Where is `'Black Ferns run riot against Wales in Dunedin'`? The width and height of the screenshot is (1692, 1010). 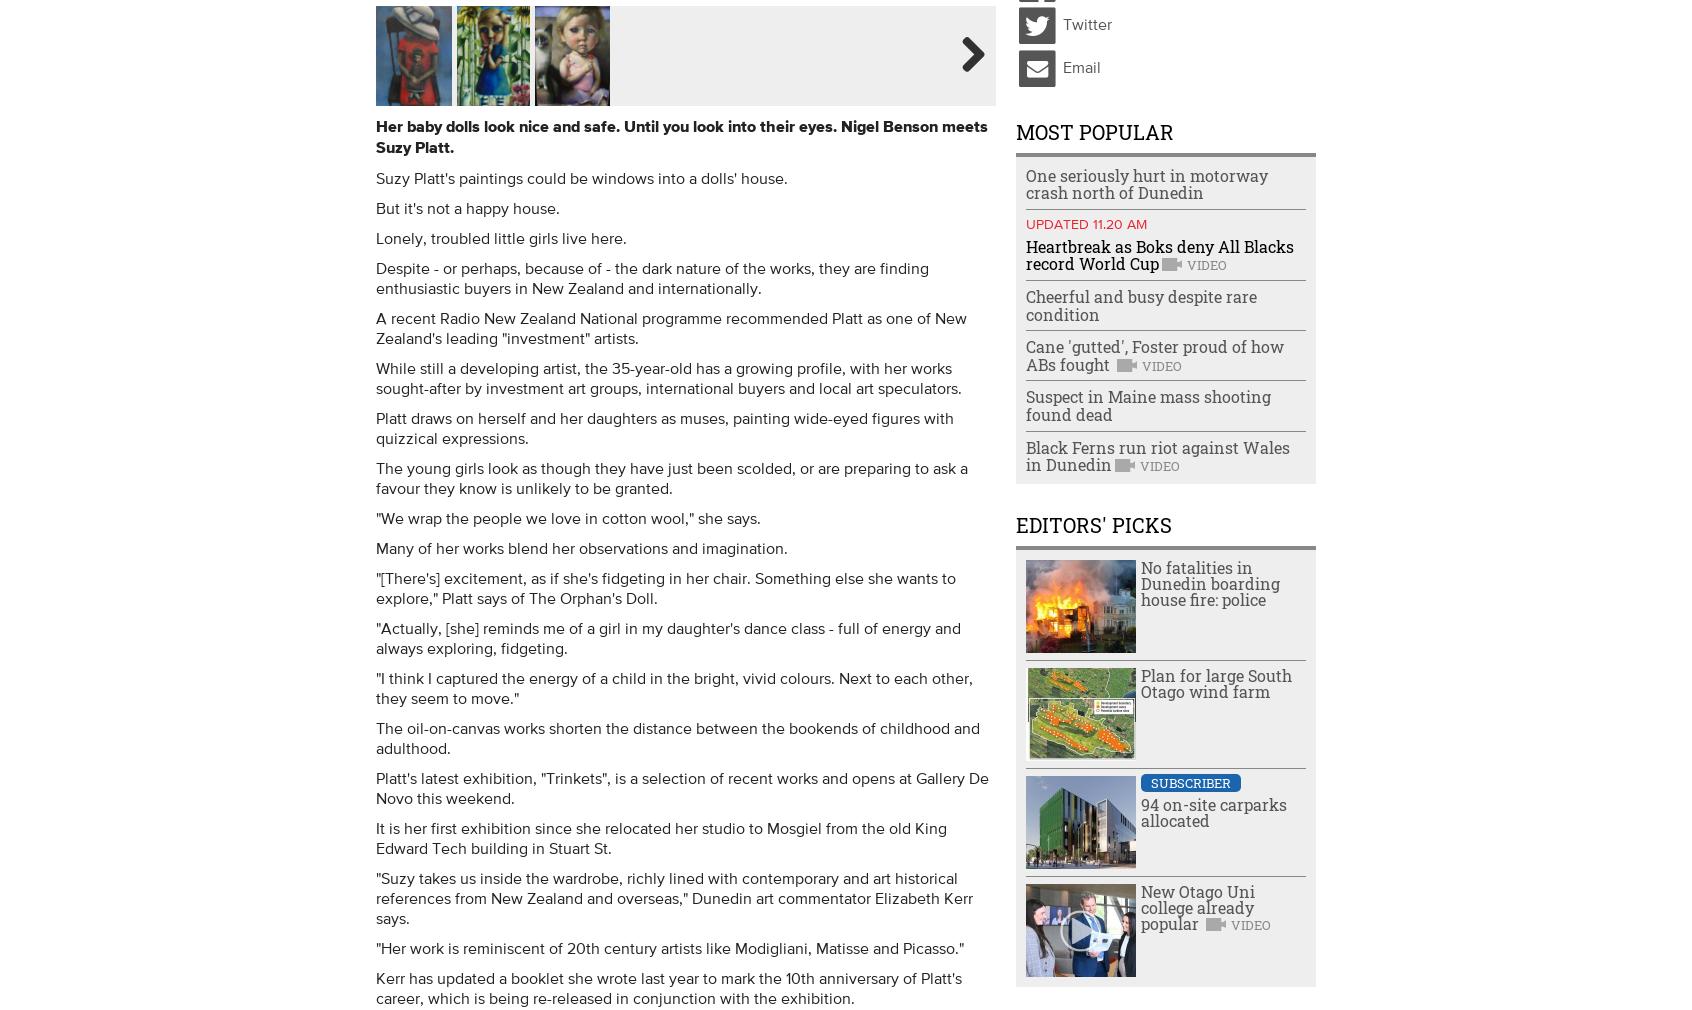 'Black Ferns run riot against Wales in Dunedin' is located at coordinates (1155, 455).